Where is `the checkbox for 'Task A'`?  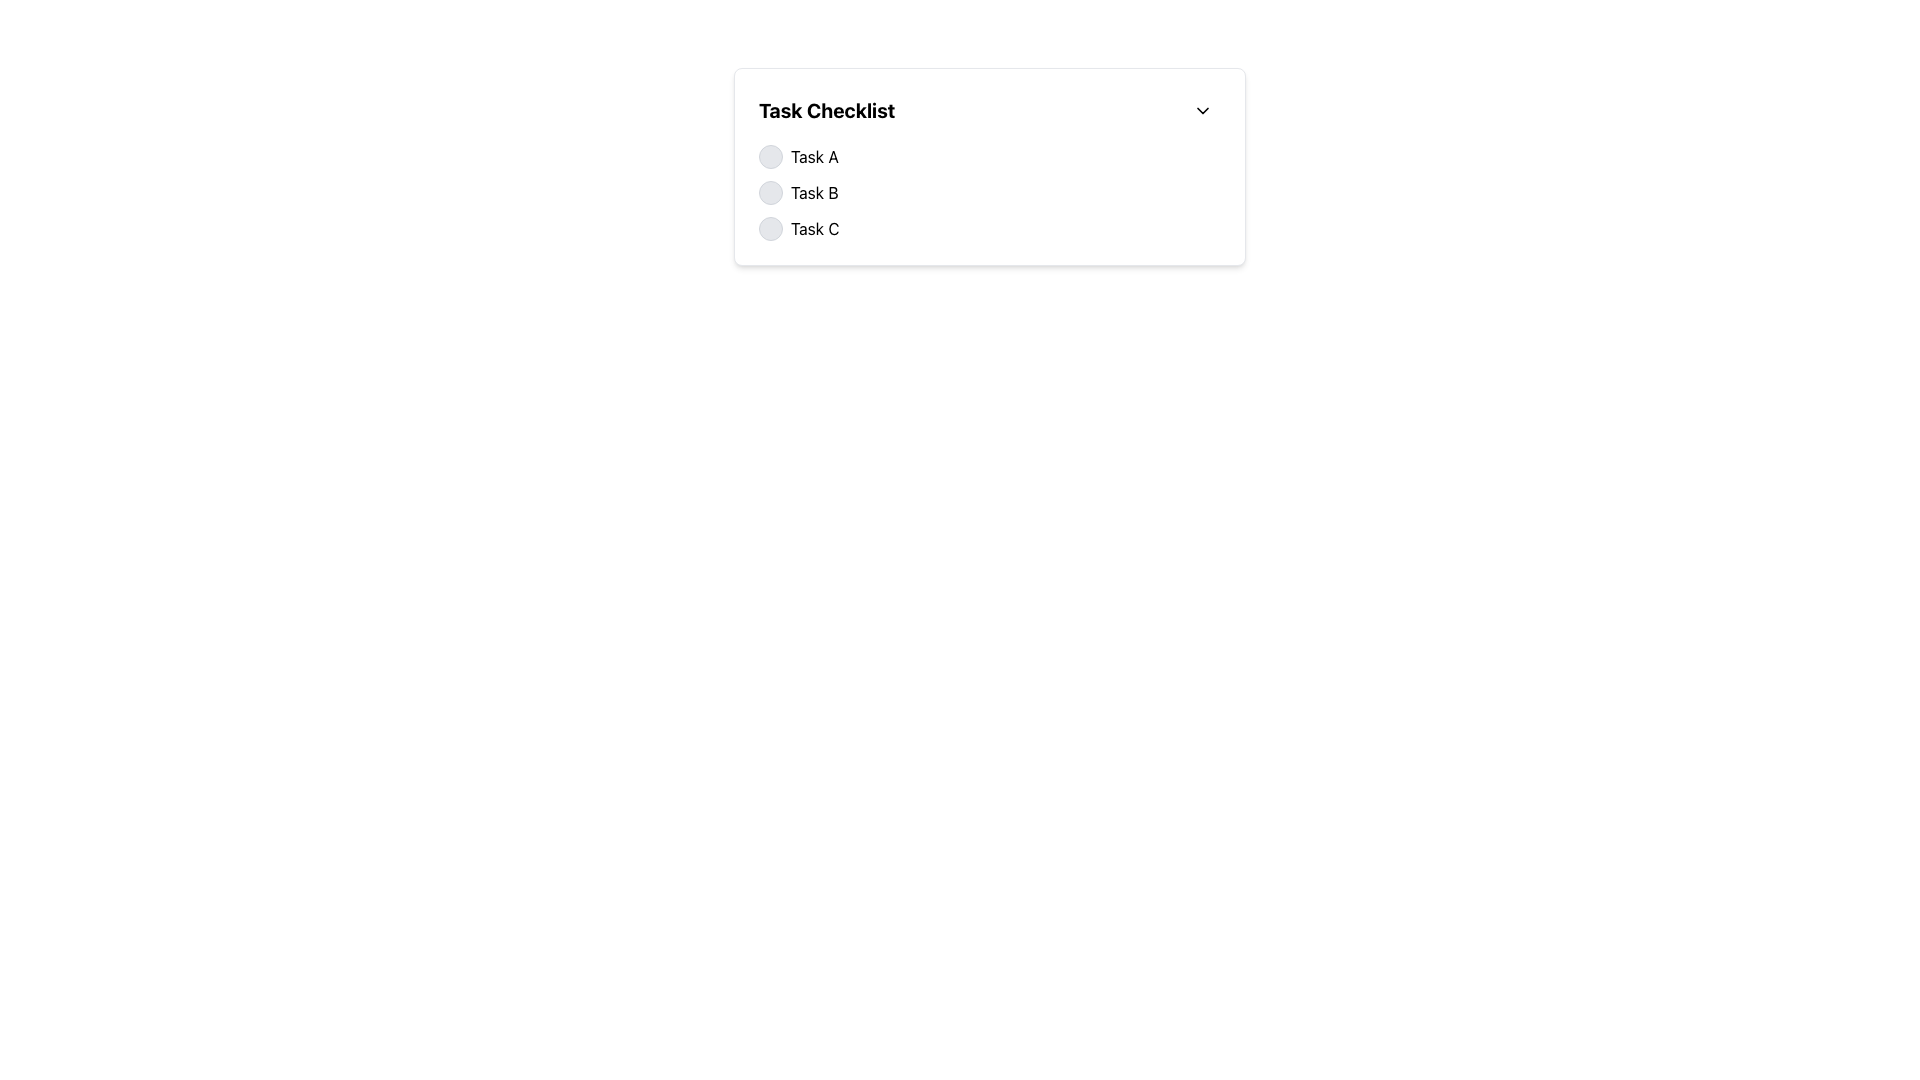
the checkbox for 'Task A' is located at coordinates (770, 156).